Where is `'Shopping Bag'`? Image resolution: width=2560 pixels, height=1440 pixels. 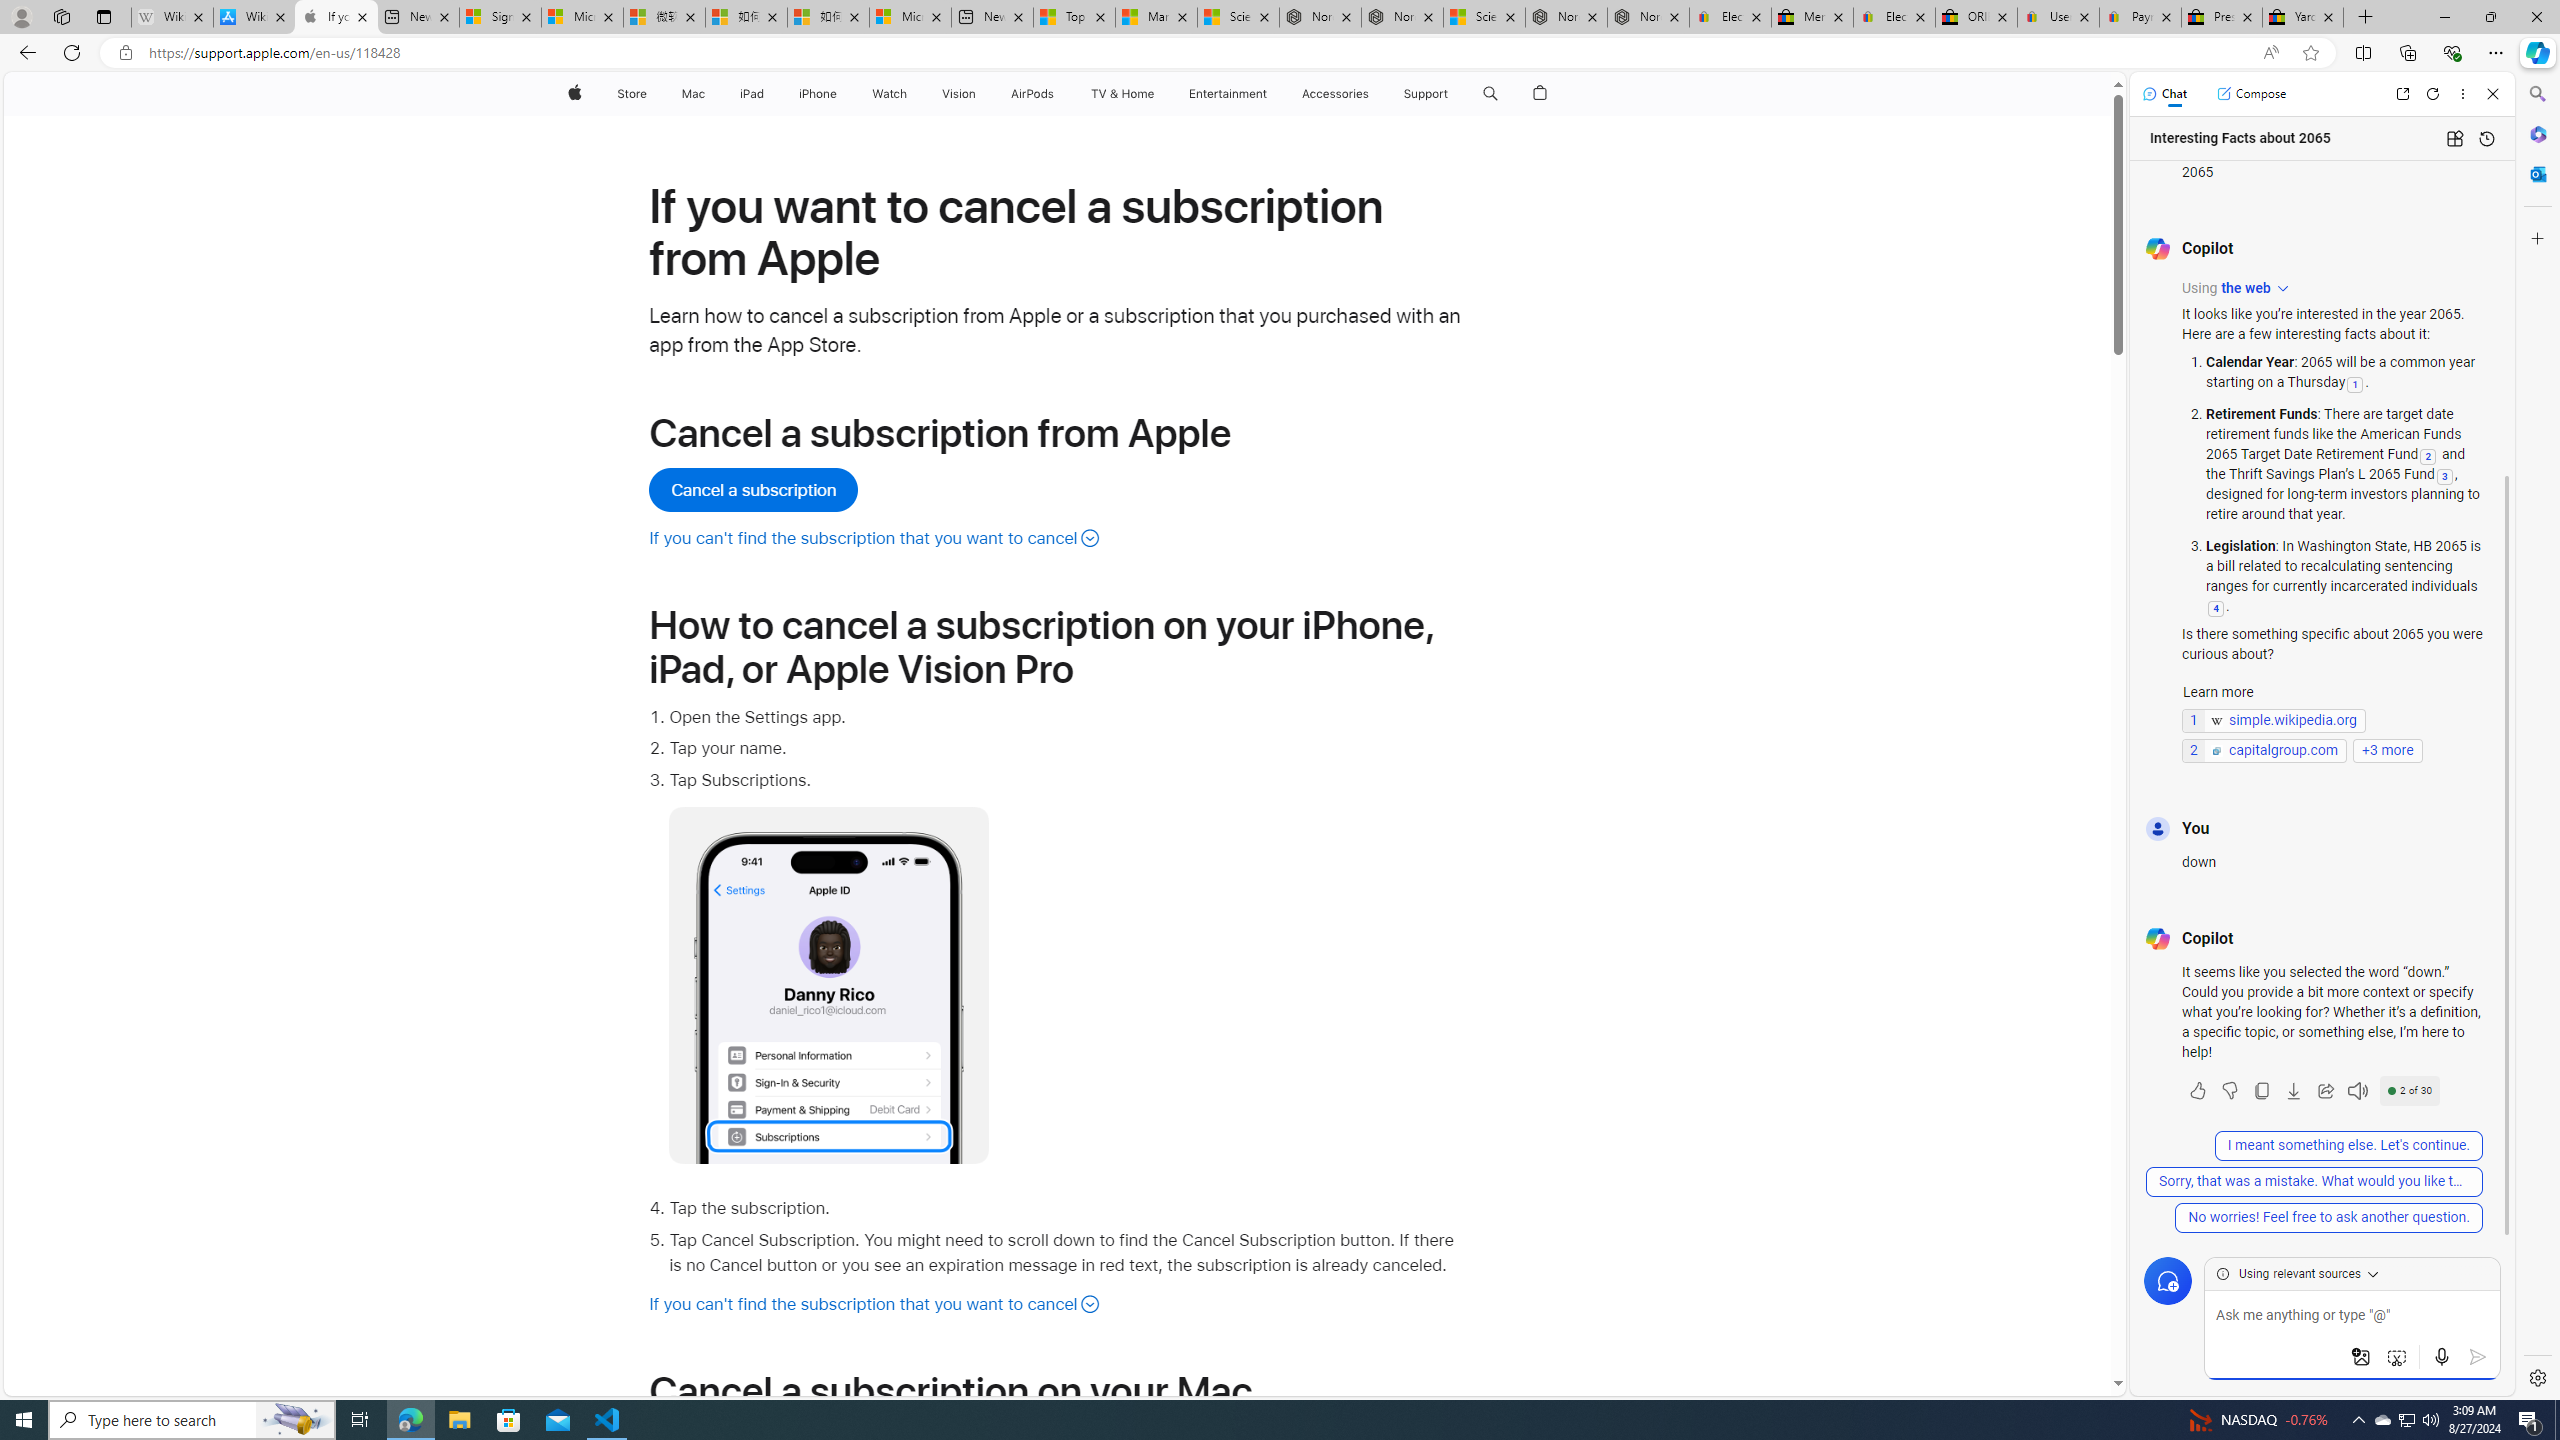
'Shopping Bag' is located at coordinates (1540, 93).